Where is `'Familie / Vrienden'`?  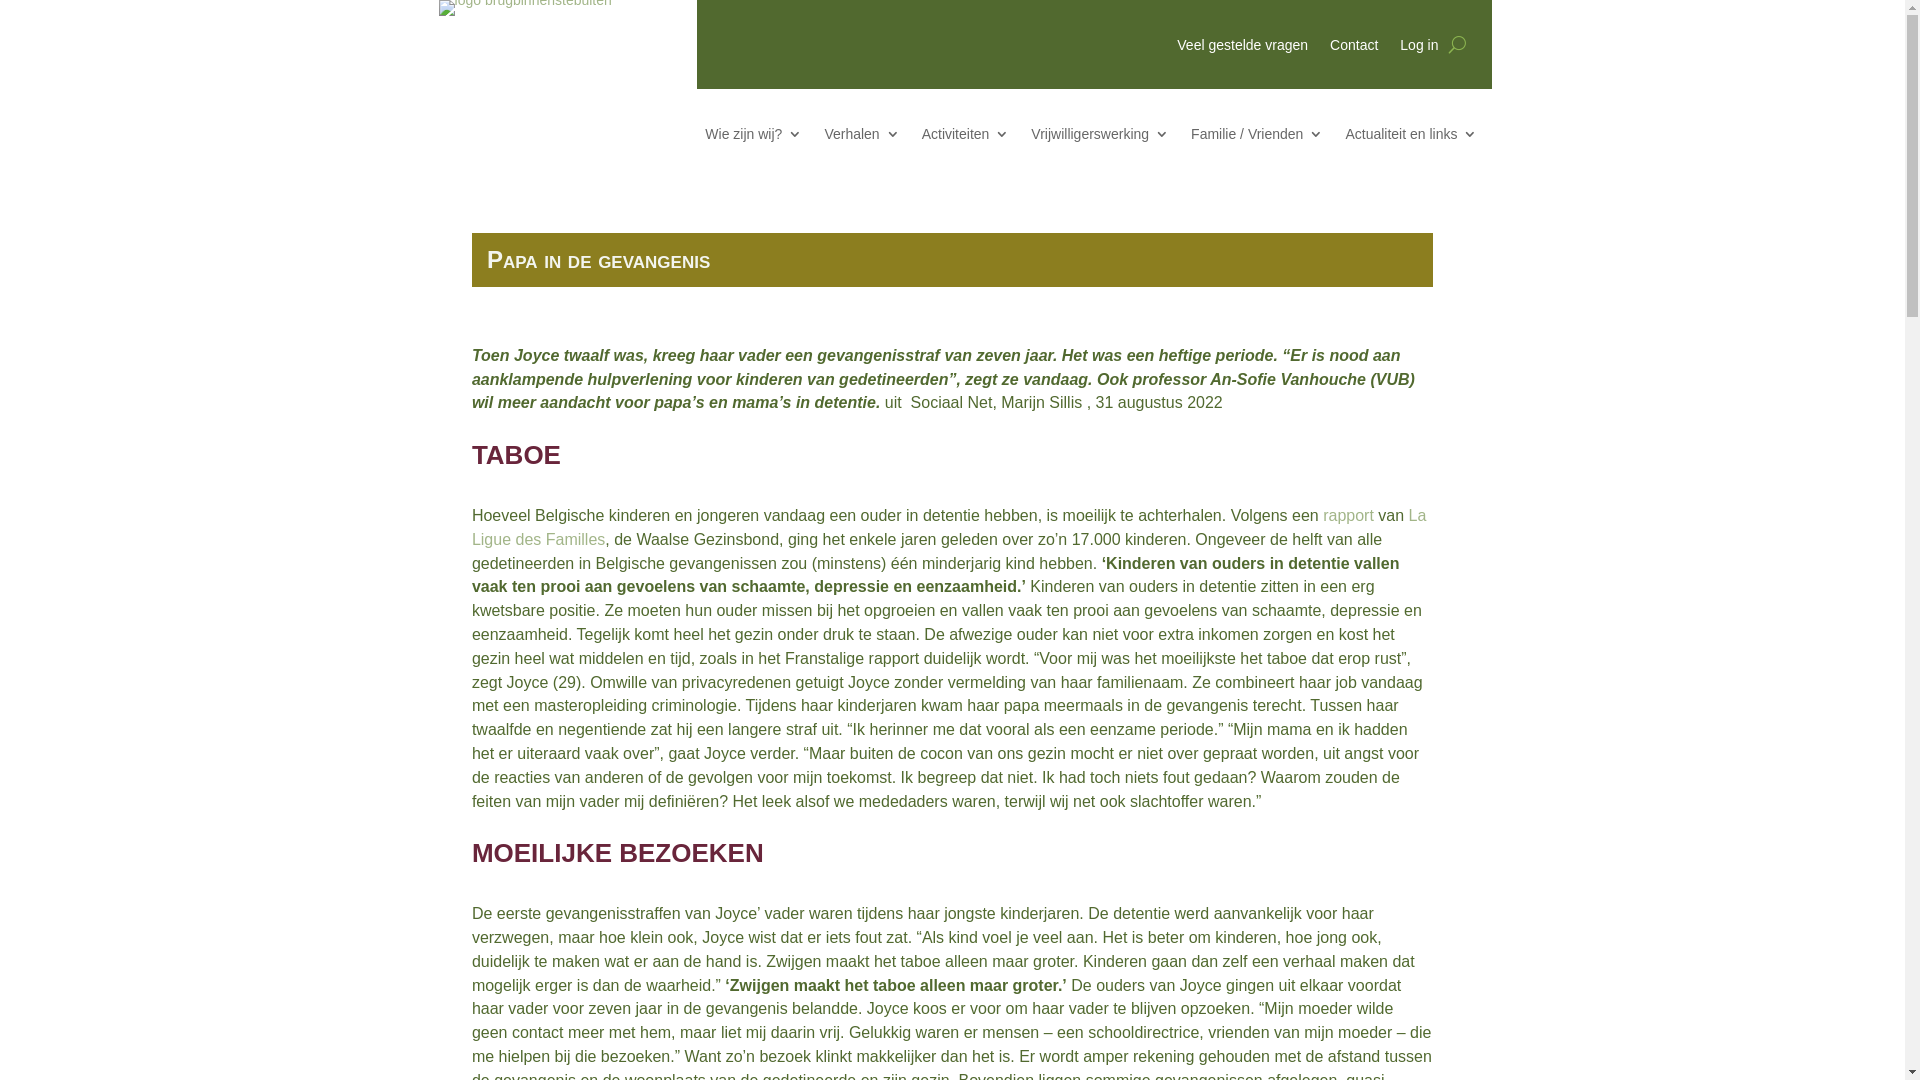
'Familie / Vrienden' is located at coordinates (1190, 137).